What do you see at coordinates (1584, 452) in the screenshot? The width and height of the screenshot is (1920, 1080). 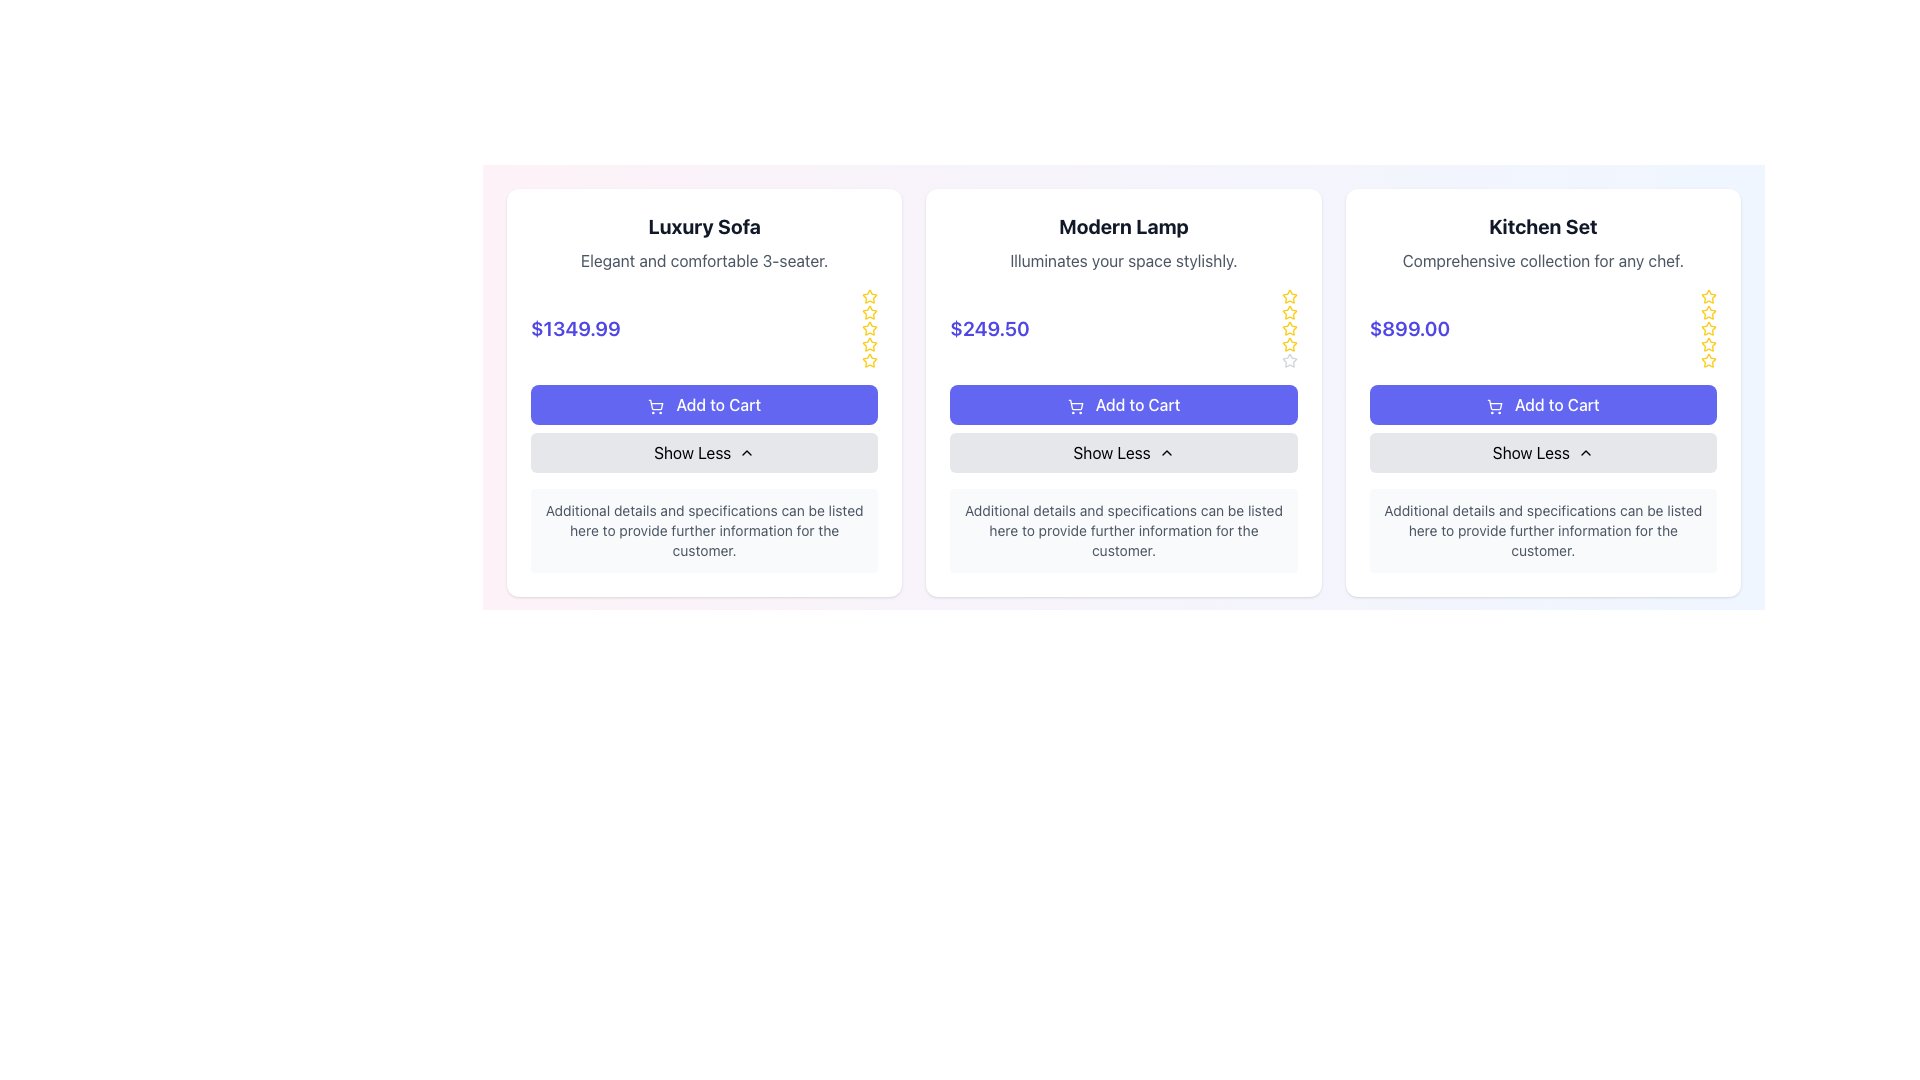 I see `the collapse icon within the 'Show Less' button located at the bottom of the 'Kitchen Set' card` at bounding box center [1584, 452].